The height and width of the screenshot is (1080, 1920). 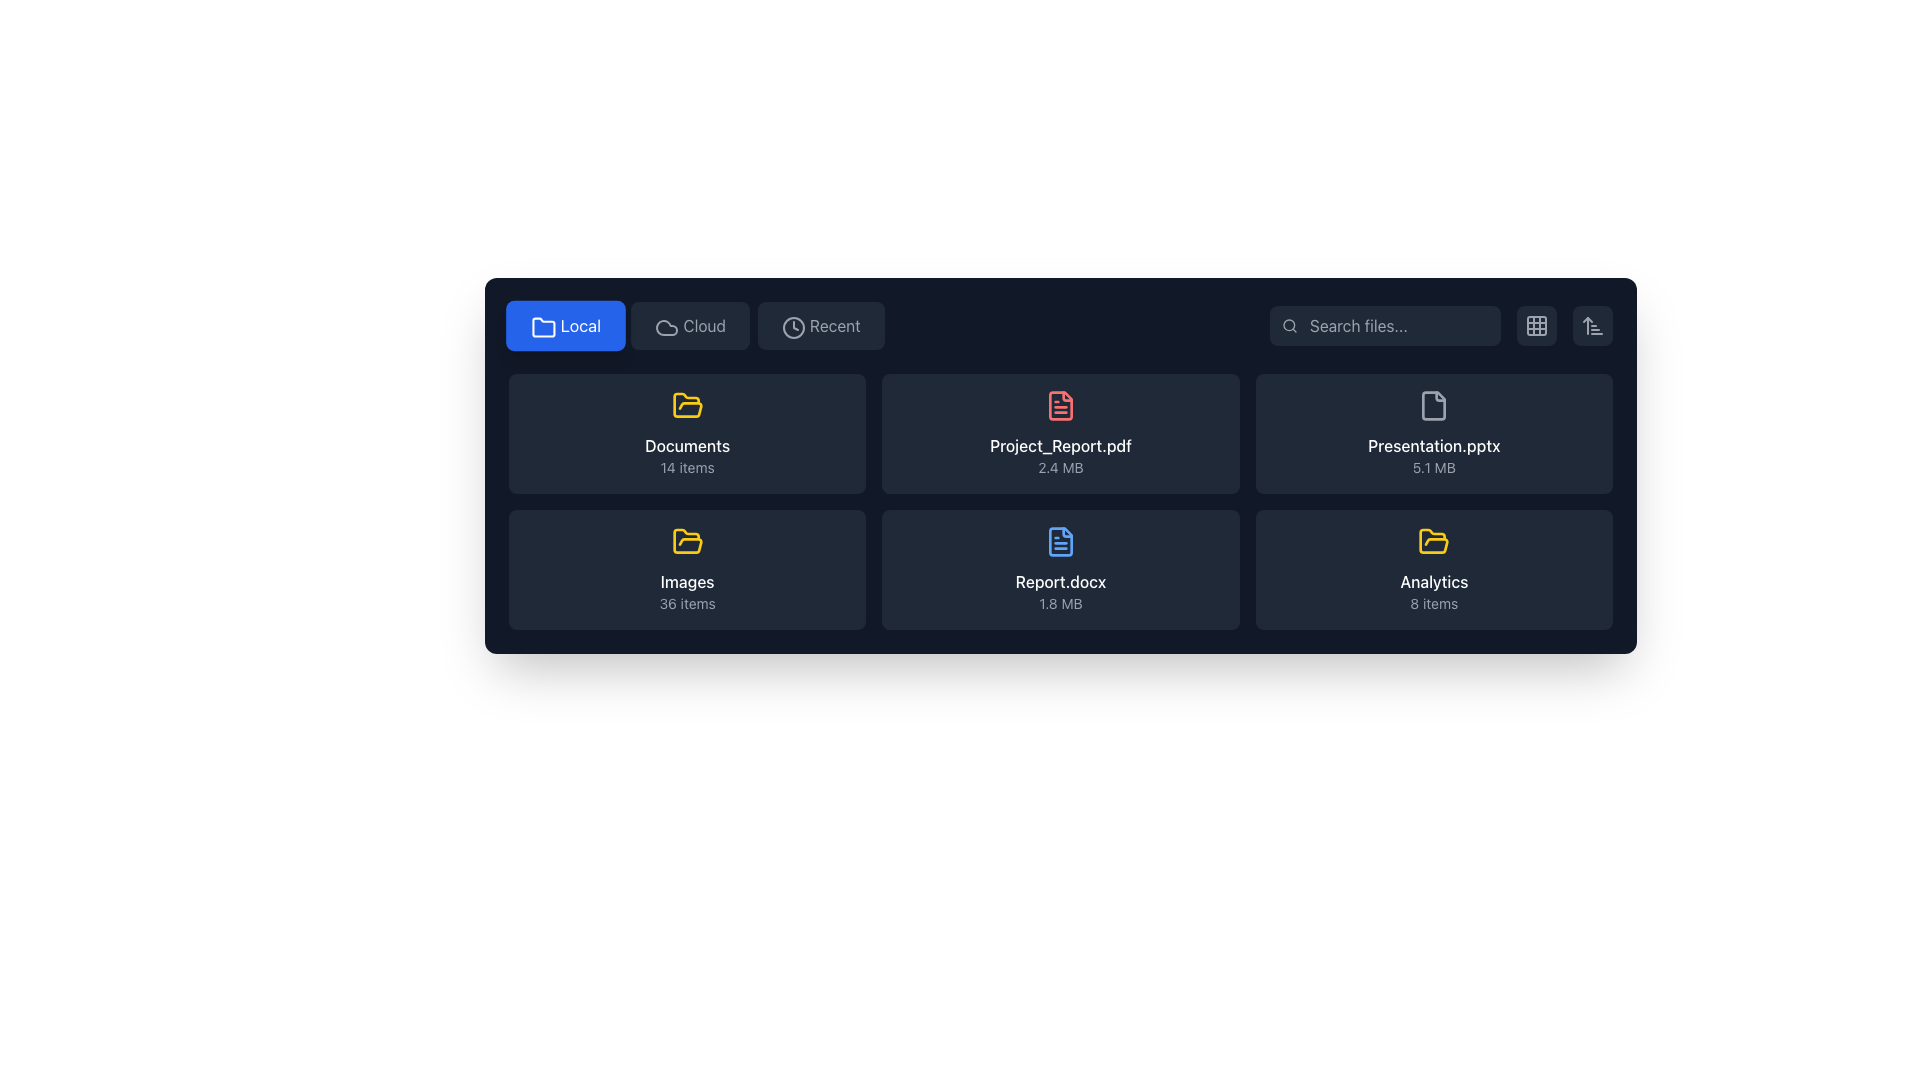 What do you see at coordinates (1592, 325) in the screenshot?
I see `the vertical sorting Button icon with an upward arrow and three horizontal lines located in the top-right corner of the interface` at bounding box center [1592, 325].